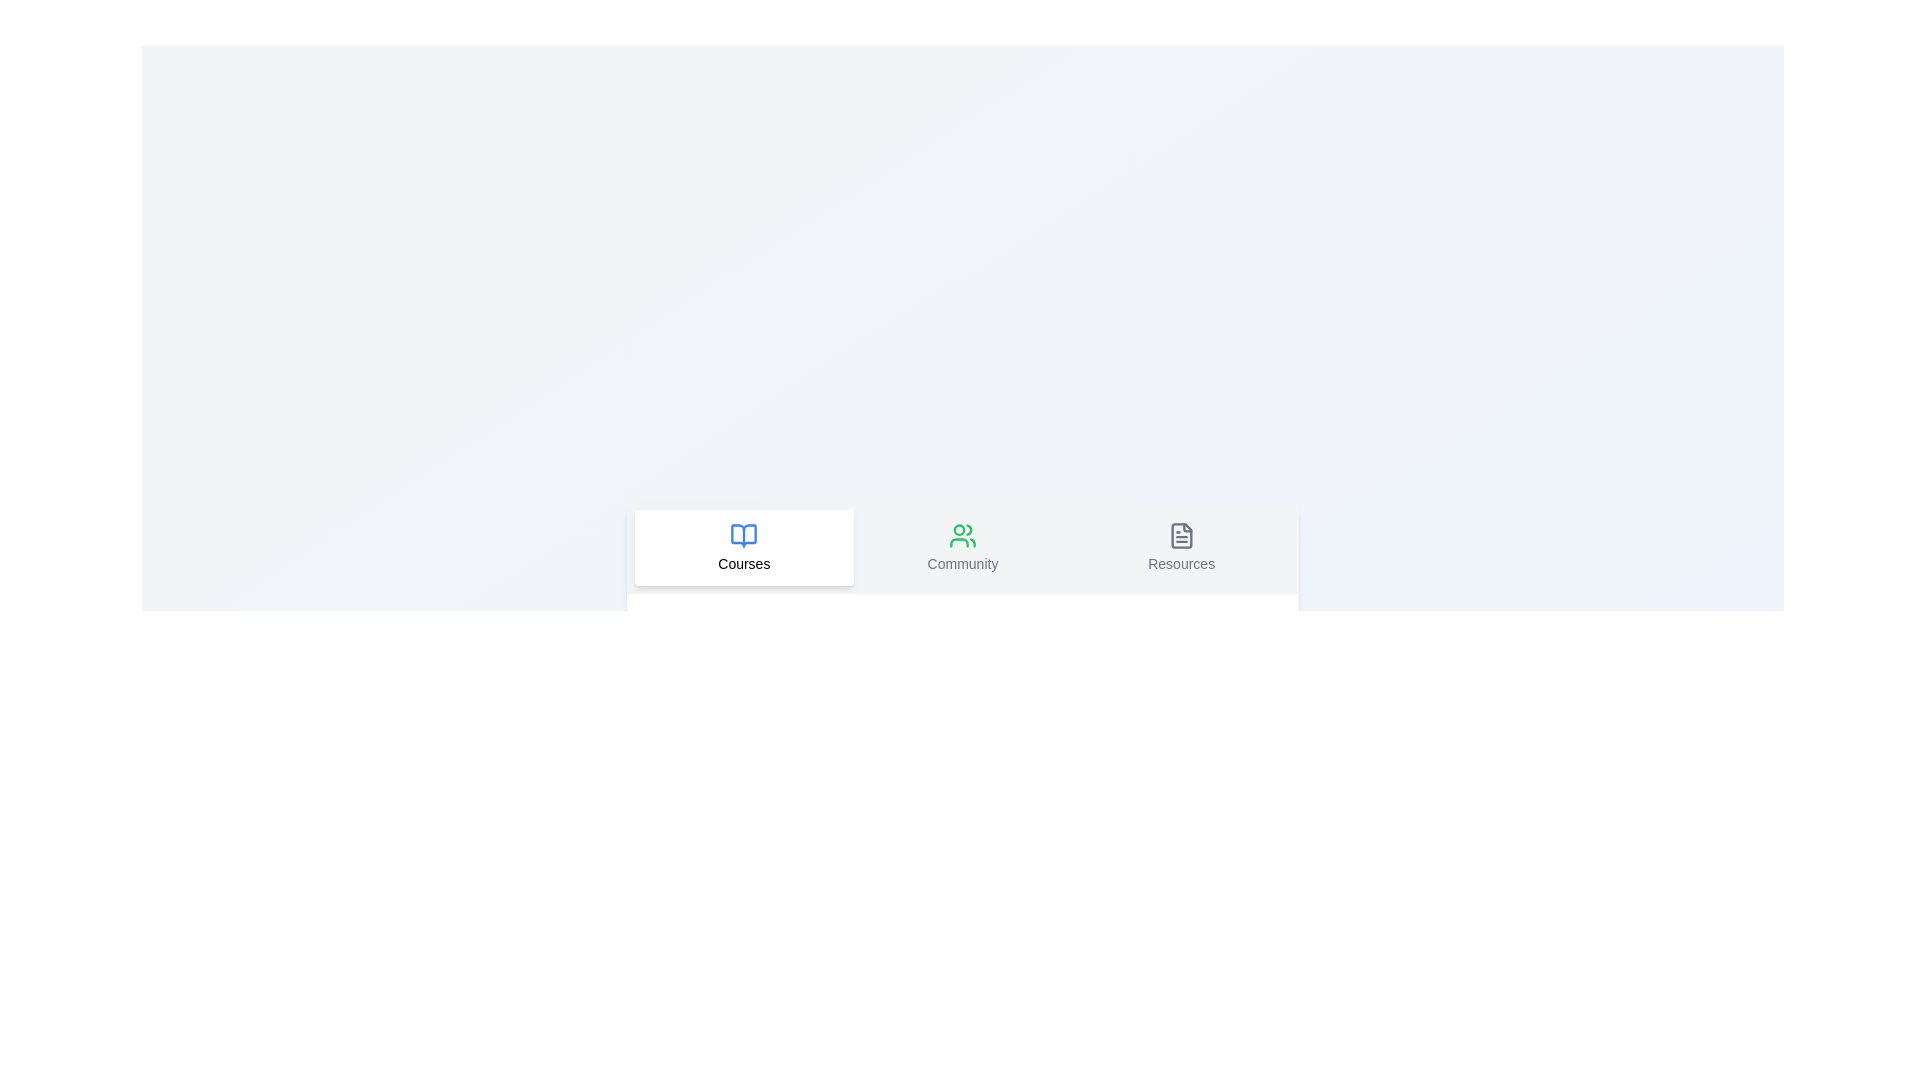 Image resolution: width=1920 pixels, height=1080 pixels. What do you see at coordinates (743, 547) in the screenshot?
I see `the tab Courses to observe its visual change` at bounding box center [743, 547].